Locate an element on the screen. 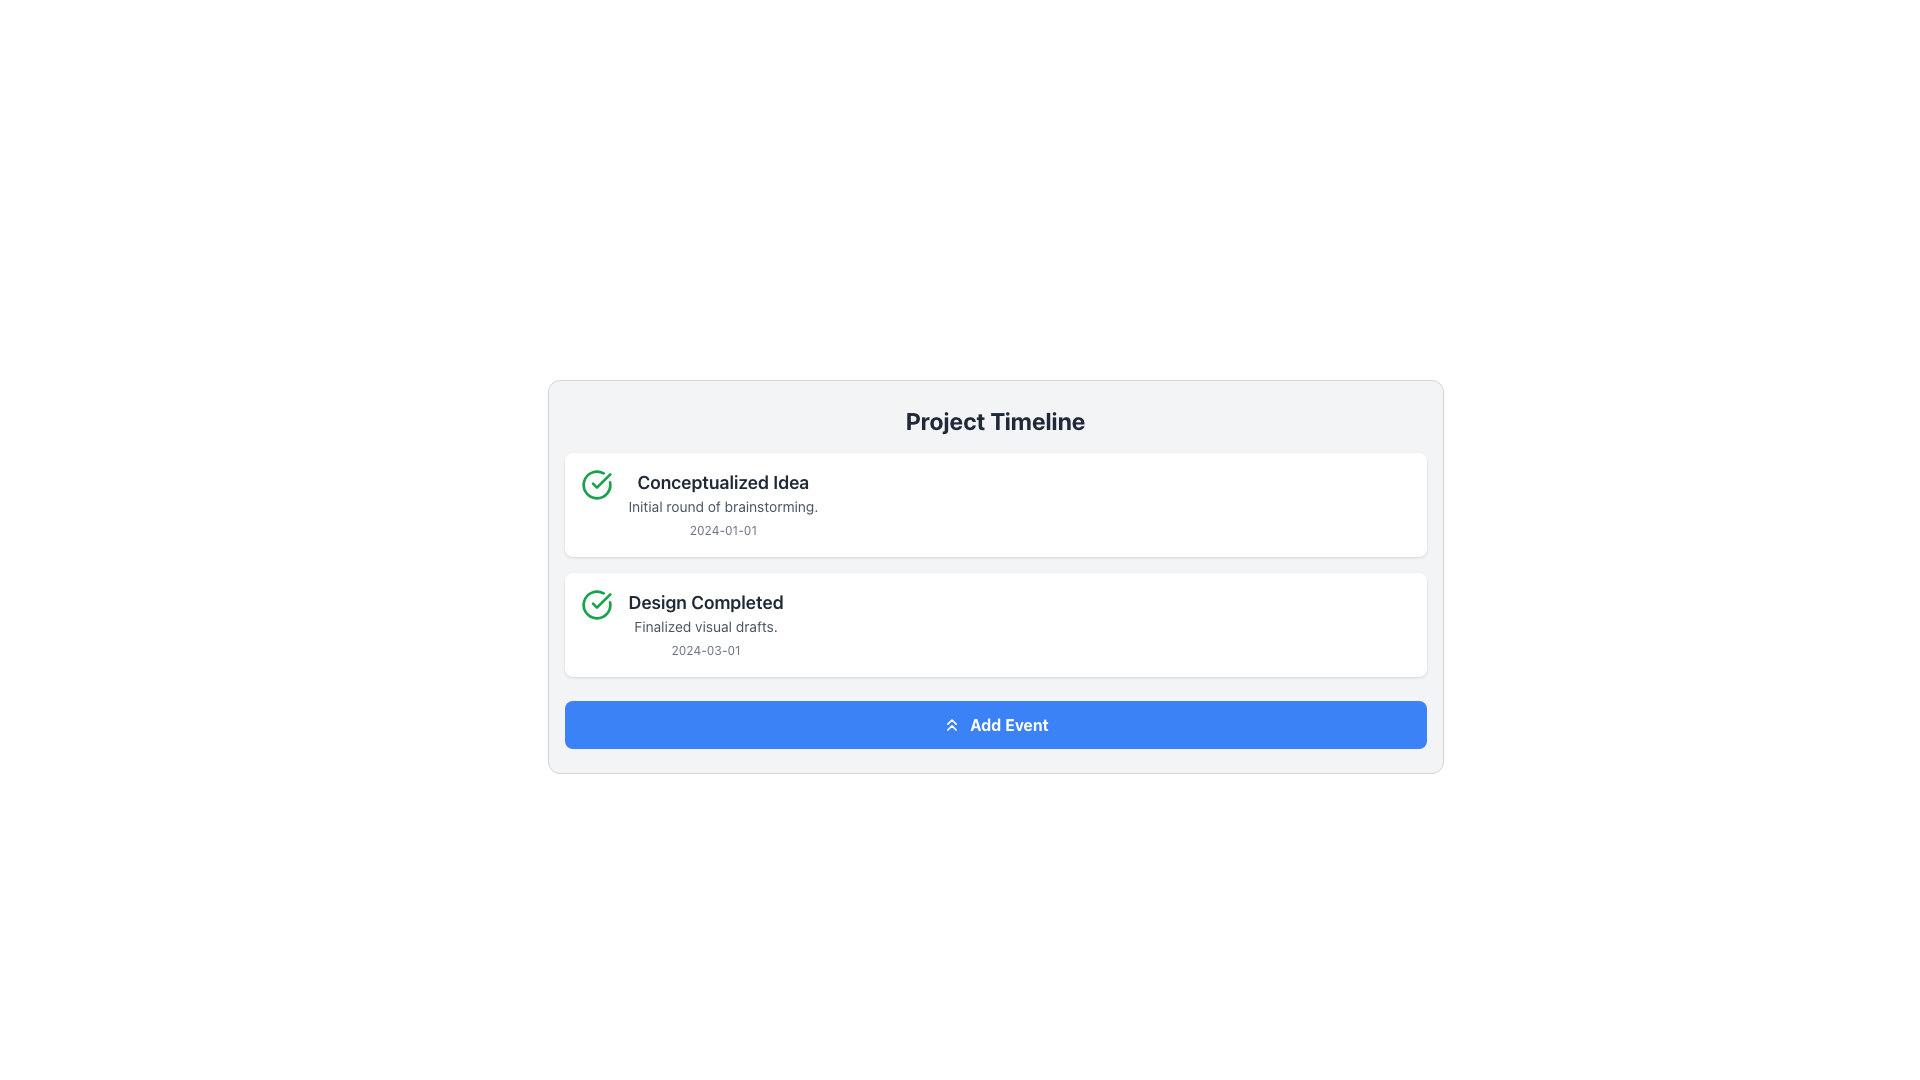 This screenshot has height=1080, width=1920. the text label 'Conceptualized Idea' which is prominently styled in bold and large font, located at the top of the first item in the vertical timeline under 'Project Timeline' is located at coordinates (722, 482).